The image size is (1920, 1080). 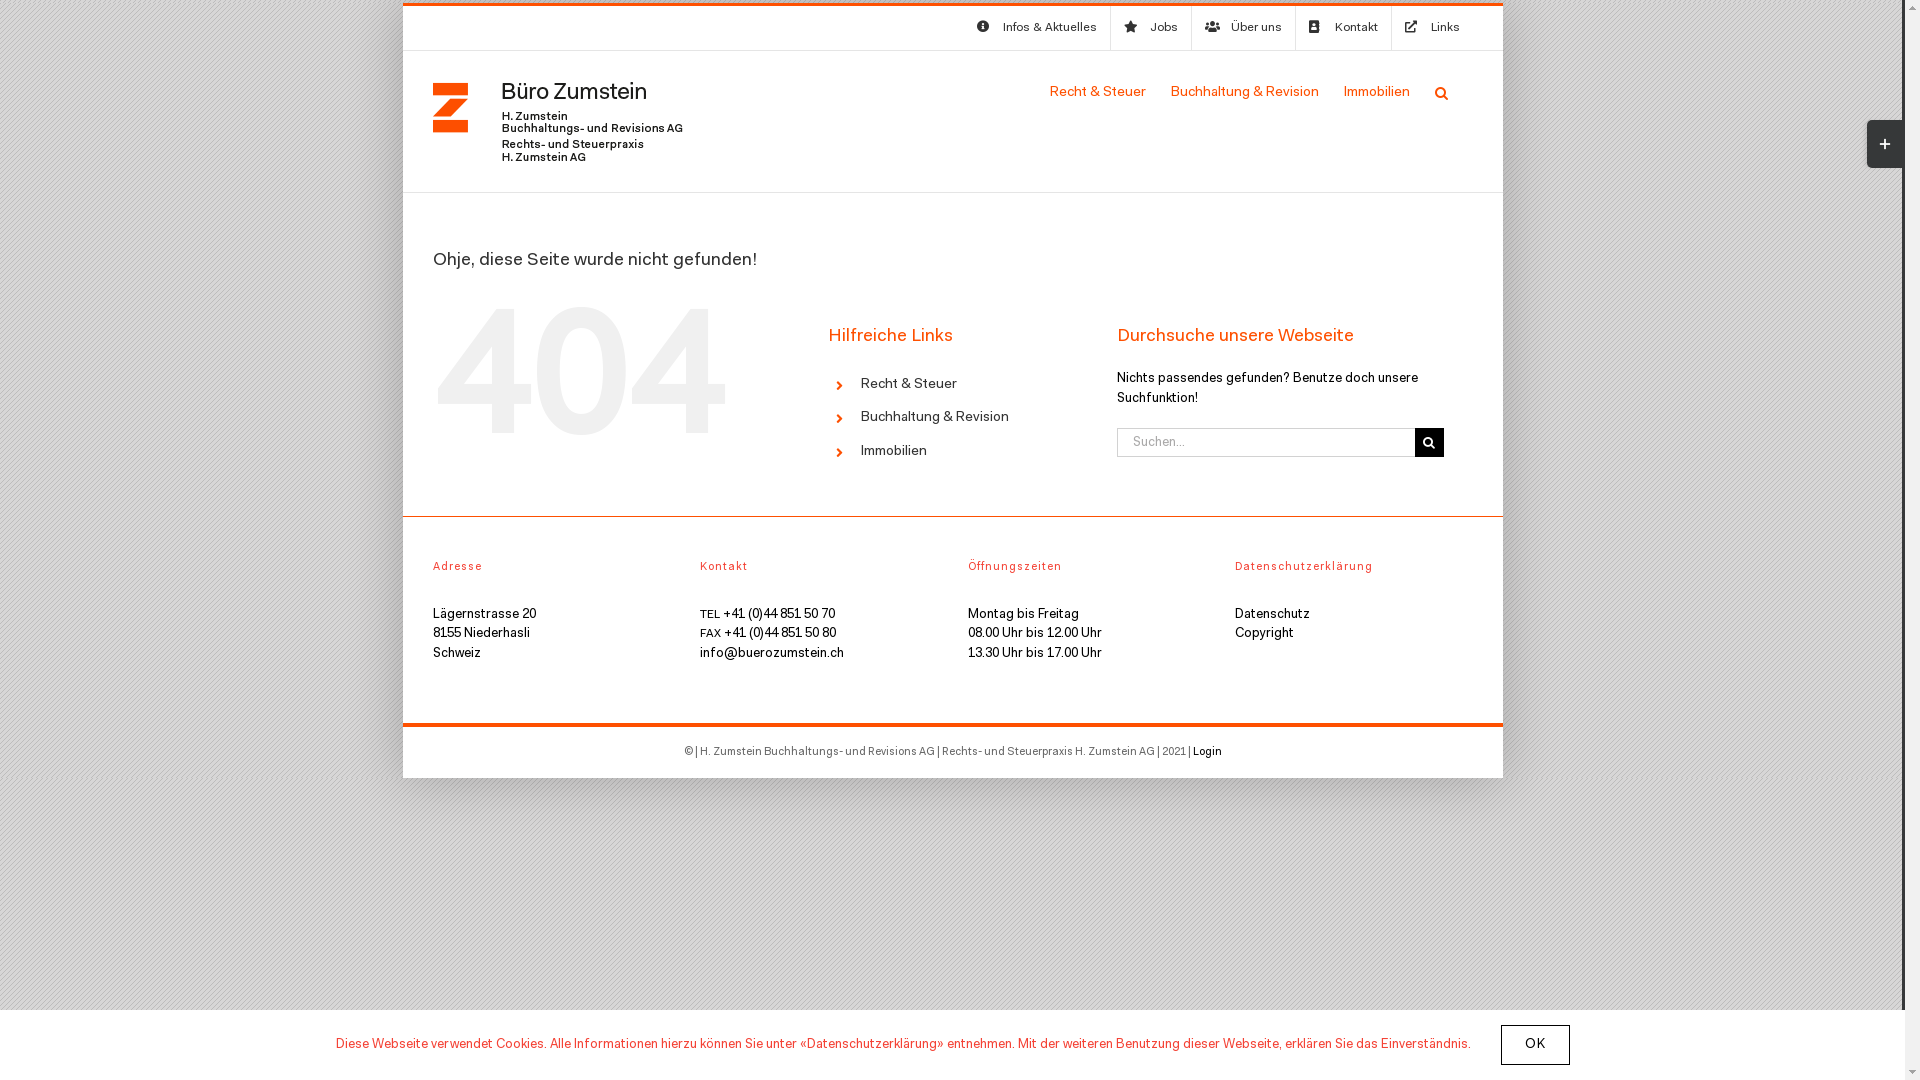 What do you see at coordinates (1150, 27) in the screenshot?
I see `'Jobs'` at bounding box center [1150, 27].